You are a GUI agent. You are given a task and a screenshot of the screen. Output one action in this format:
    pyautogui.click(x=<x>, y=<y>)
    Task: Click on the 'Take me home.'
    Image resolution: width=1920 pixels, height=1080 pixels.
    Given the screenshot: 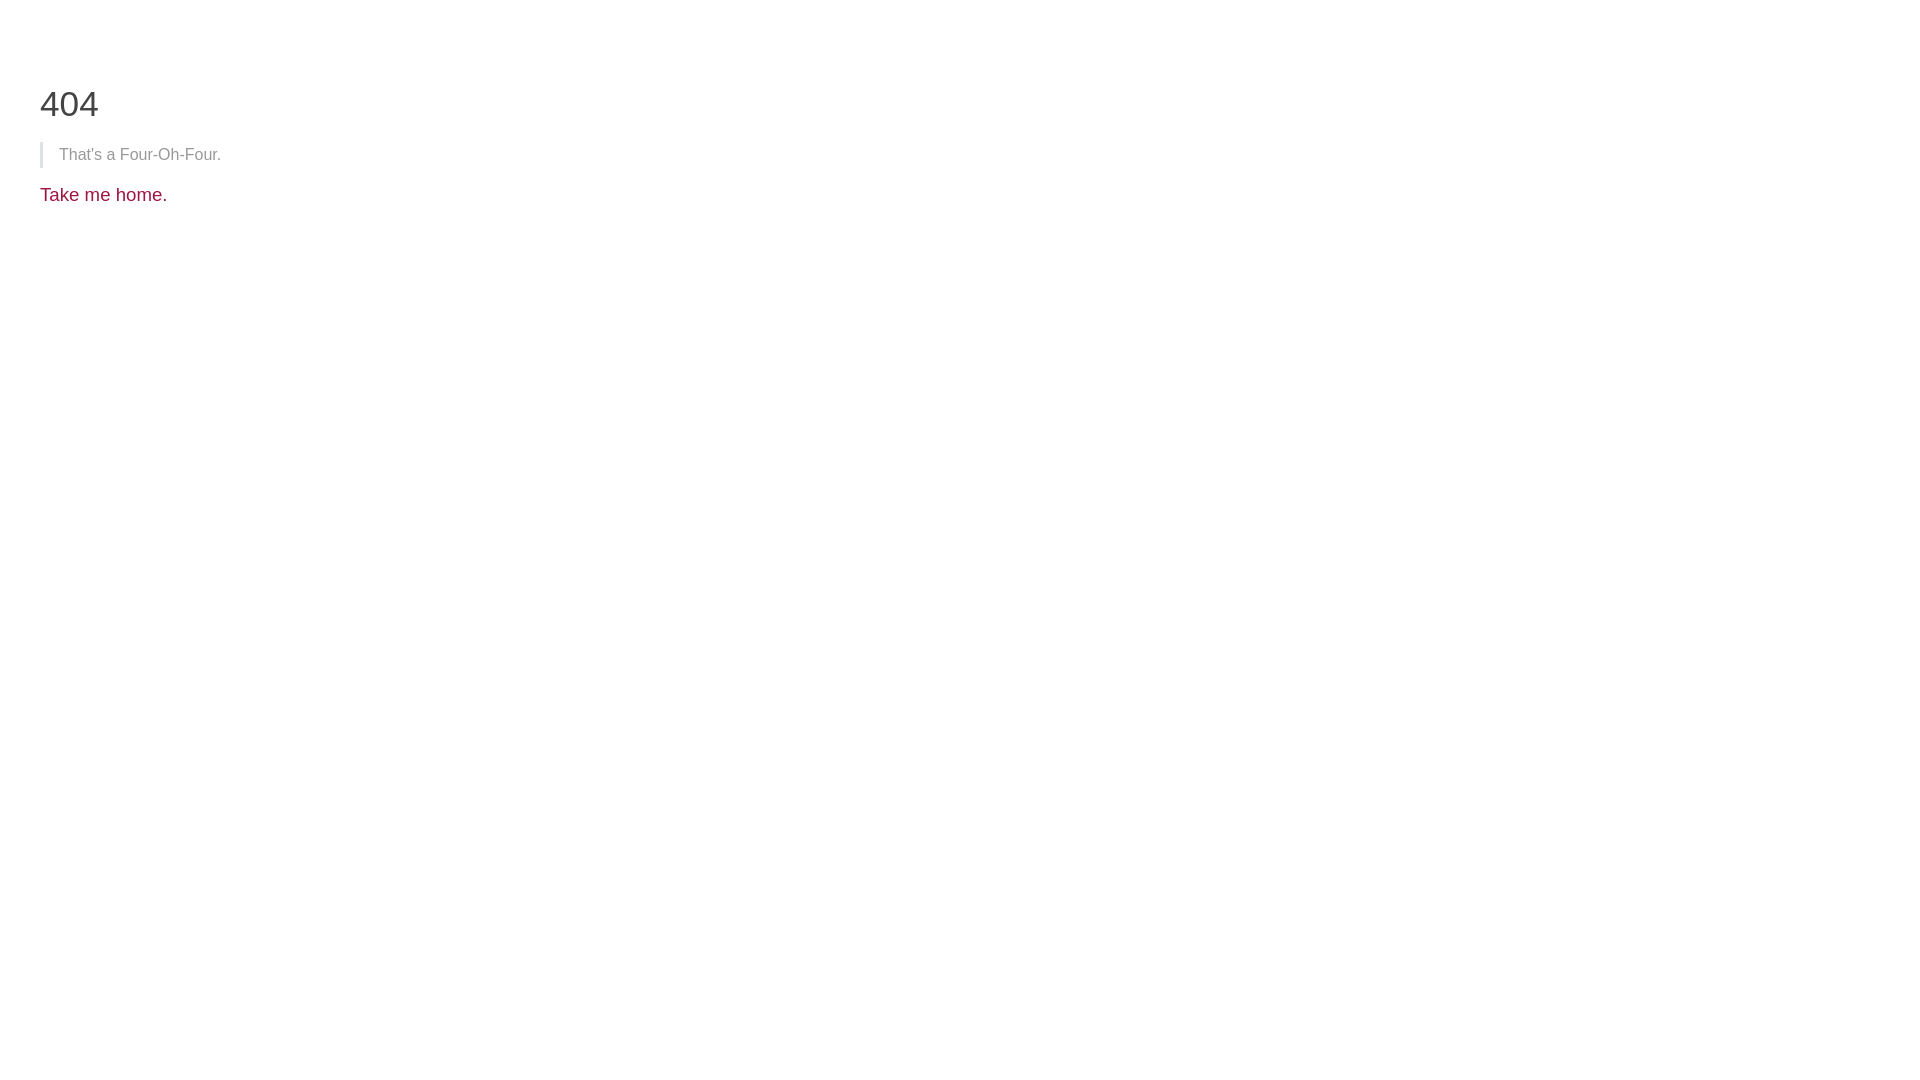 What is the action you would take?
    pyautogui.click(x=103, y=194)
    